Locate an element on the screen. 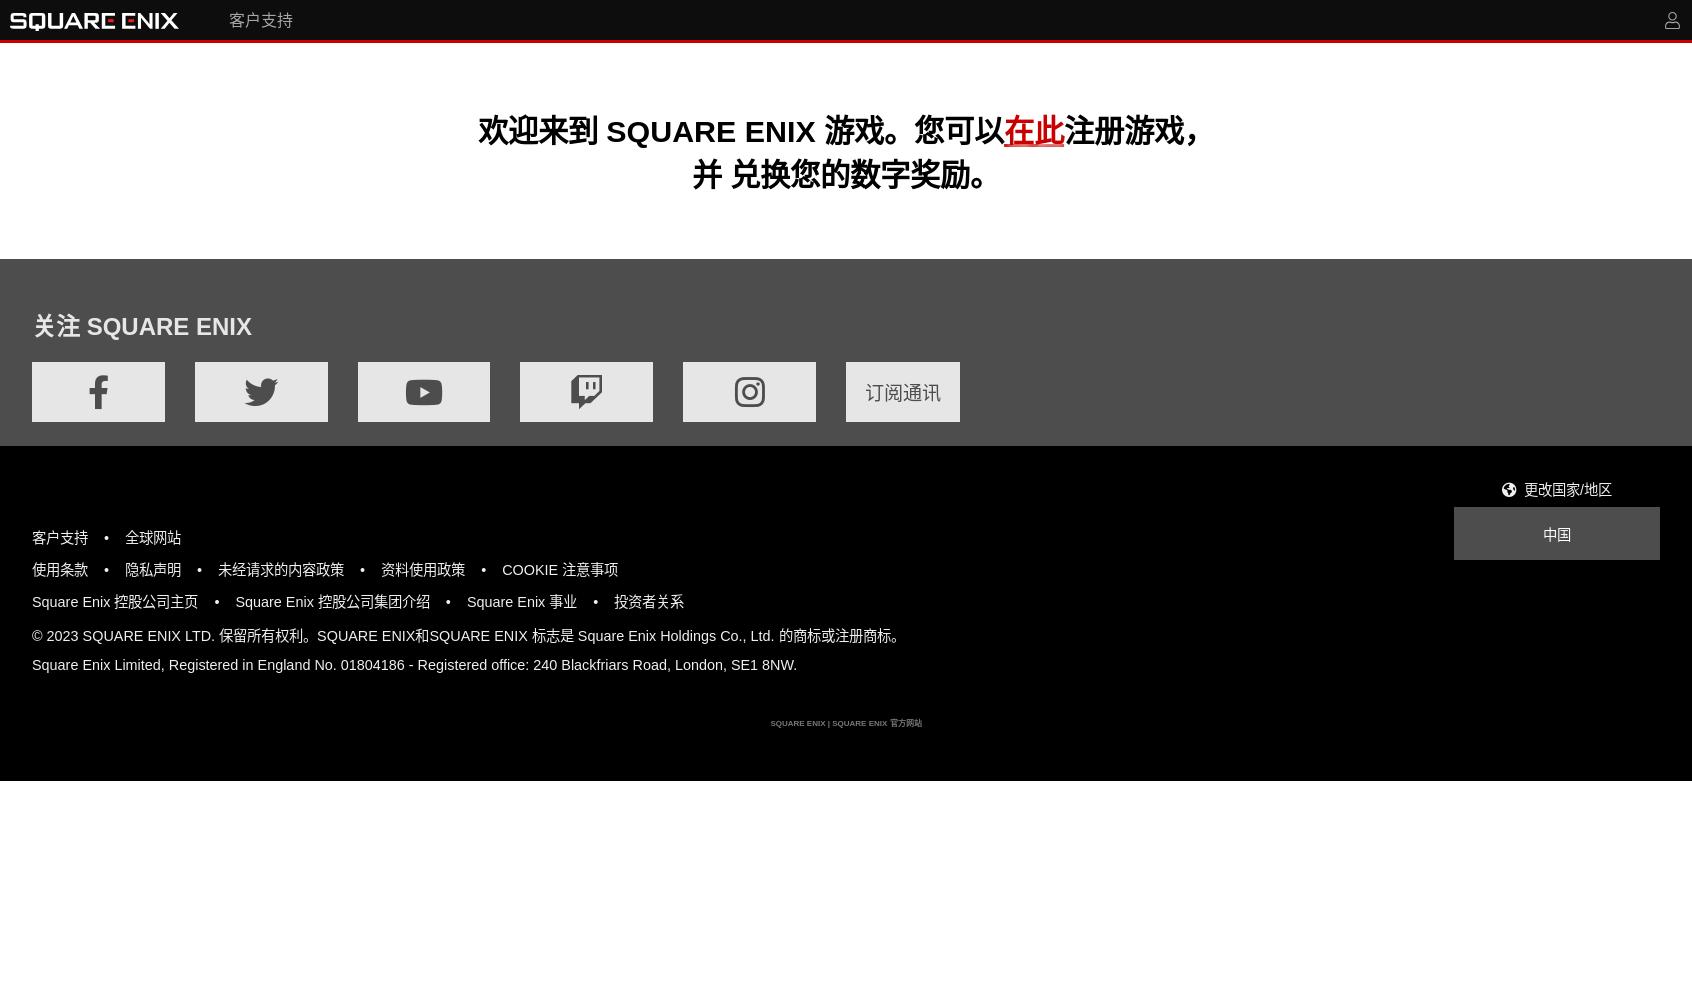 This screenshot has width=1692, height=1000. 'Square Enix Limited, Registered in England No. 01804186 - Registered office: 240 Blackfriars Road, London, SE1 8NW.' is located at coordinates (414, 664).